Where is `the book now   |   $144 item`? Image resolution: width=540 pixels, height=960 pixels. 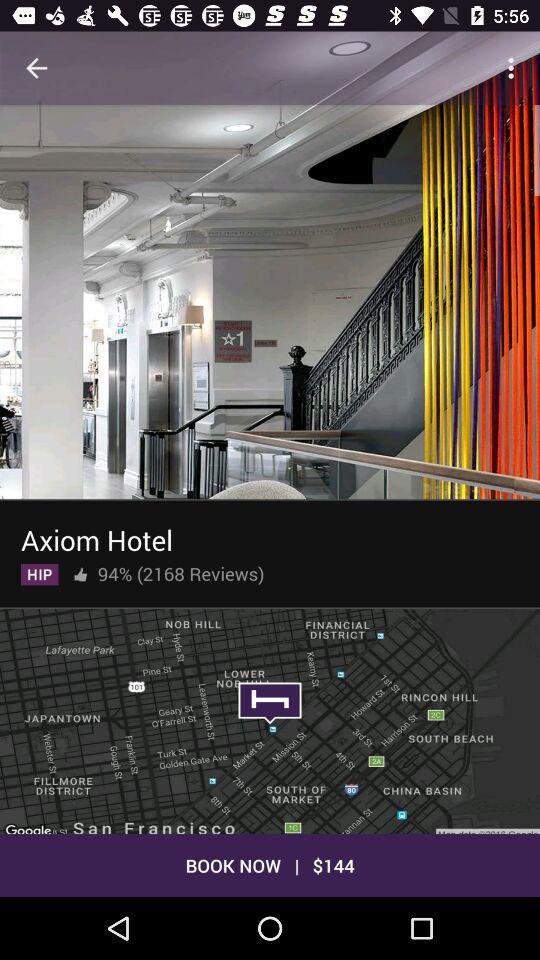 the book now   |   $144 item is located at coordinates (270, 864).